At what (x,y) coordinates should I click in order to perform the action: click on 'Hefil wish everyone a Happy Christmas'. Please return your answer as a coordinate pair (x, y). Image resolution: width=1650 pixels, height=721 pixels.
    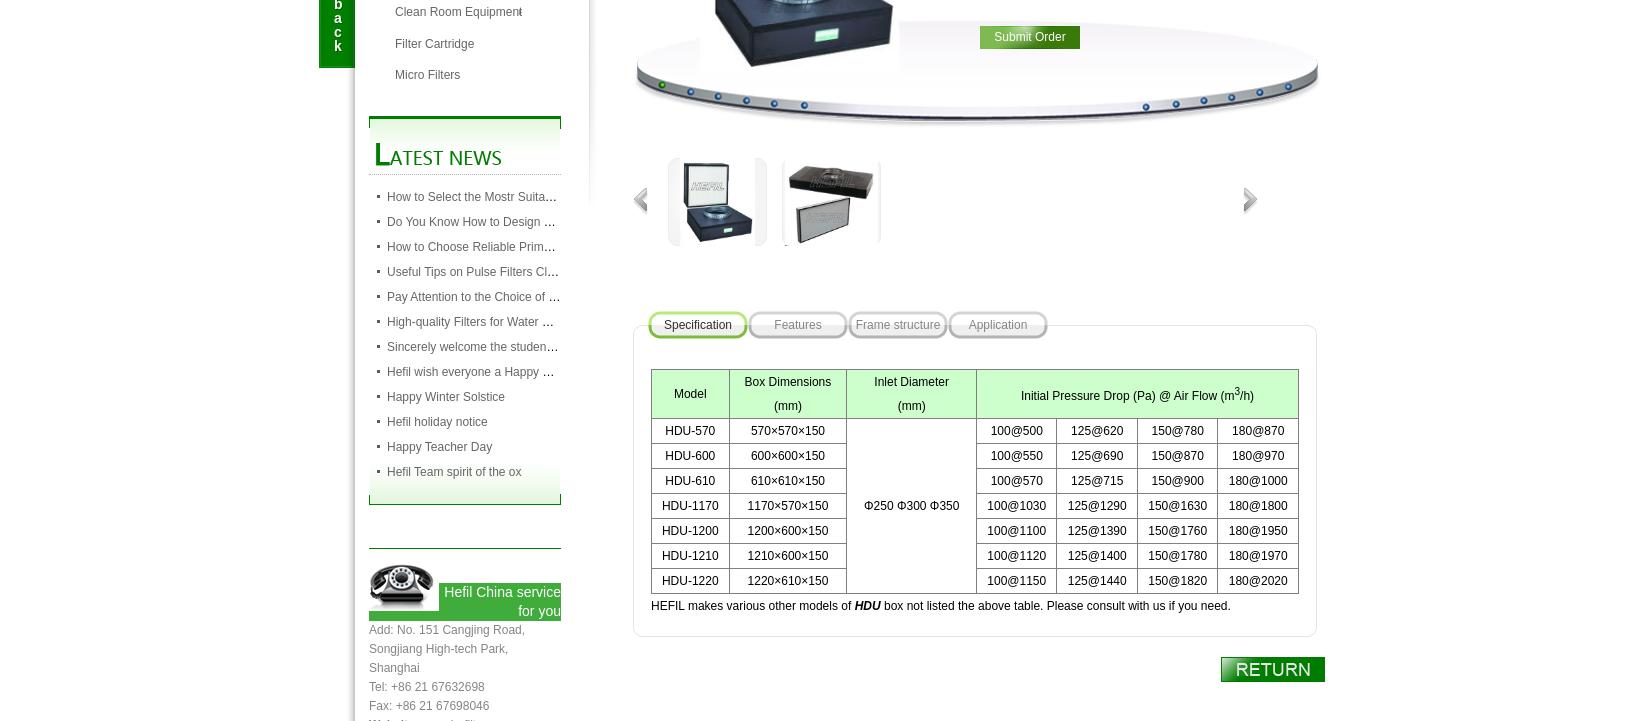
    Looking at the image, I should click on (386, 370).